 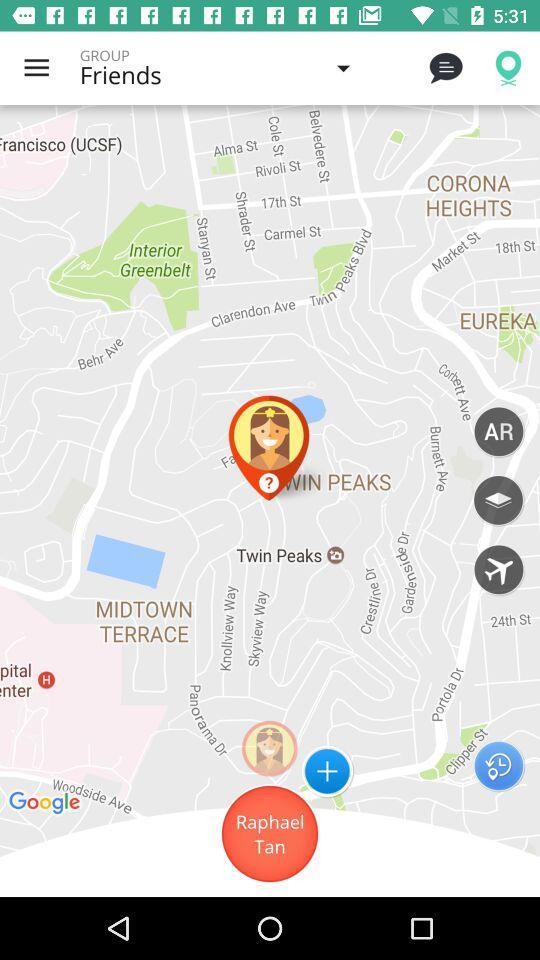 I want to click on show more flights, so click(x=497, y=569).